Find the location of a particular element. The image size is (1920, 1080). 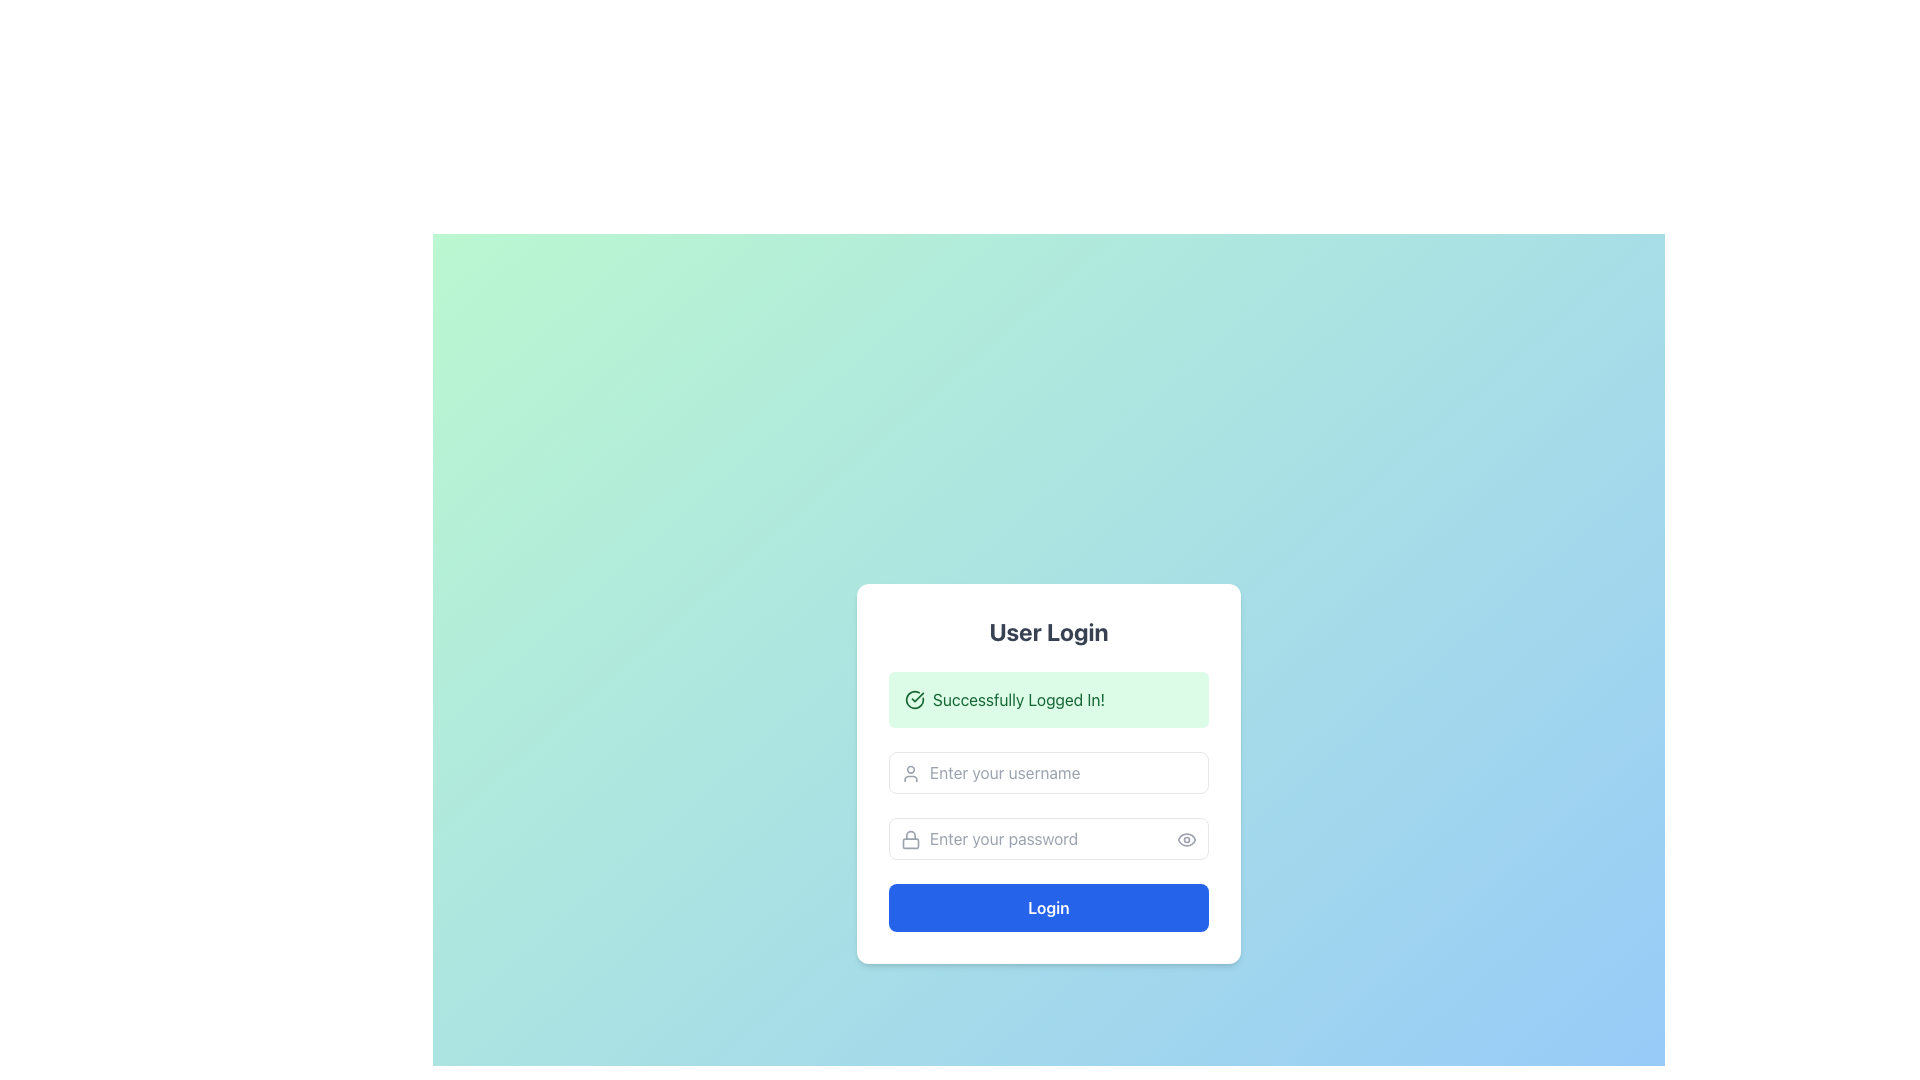

the lower part of the lock icon, which visually represents the body of the lock symbol, indicative of security or password protection, located to the left of the password input field is located at coordinates (910, 843).